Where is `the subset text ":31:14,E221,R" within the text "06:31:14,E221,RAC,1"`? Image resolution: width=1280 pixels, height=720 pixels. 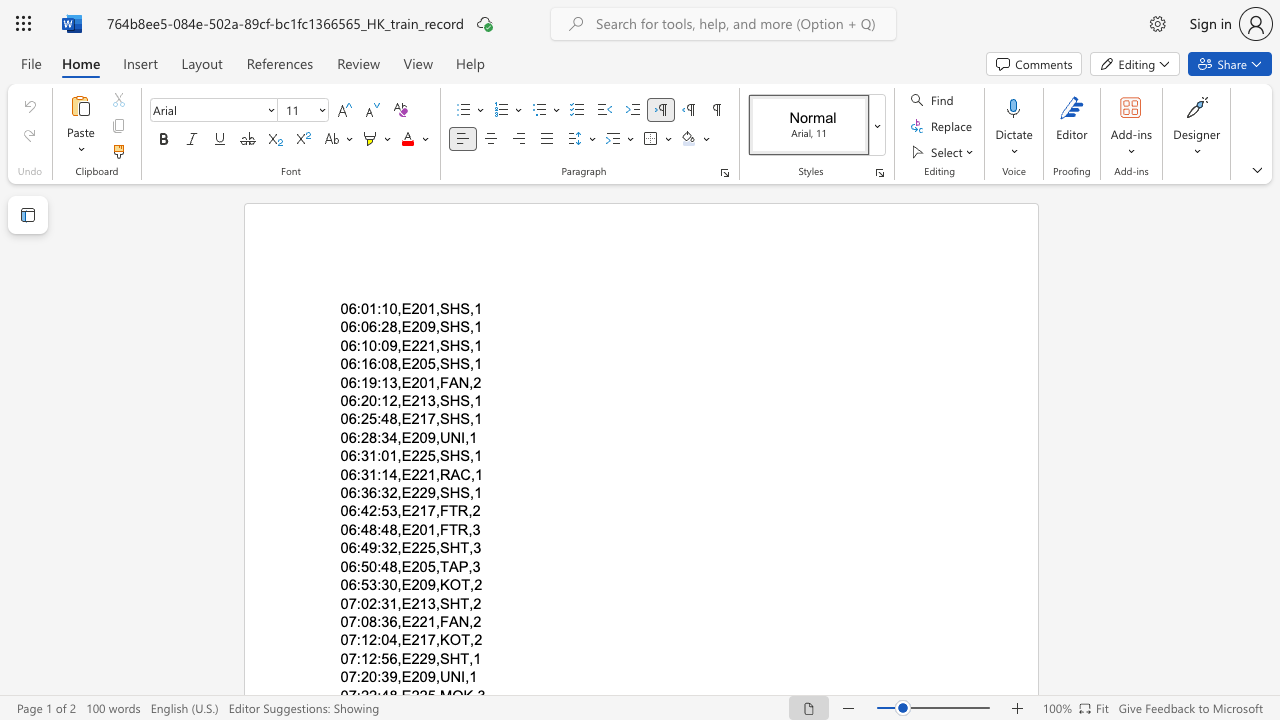 the subset text ":31:14,E221,R" within the text "06:31:14,E221,RAC,1" is located at coordinates (356, 474).